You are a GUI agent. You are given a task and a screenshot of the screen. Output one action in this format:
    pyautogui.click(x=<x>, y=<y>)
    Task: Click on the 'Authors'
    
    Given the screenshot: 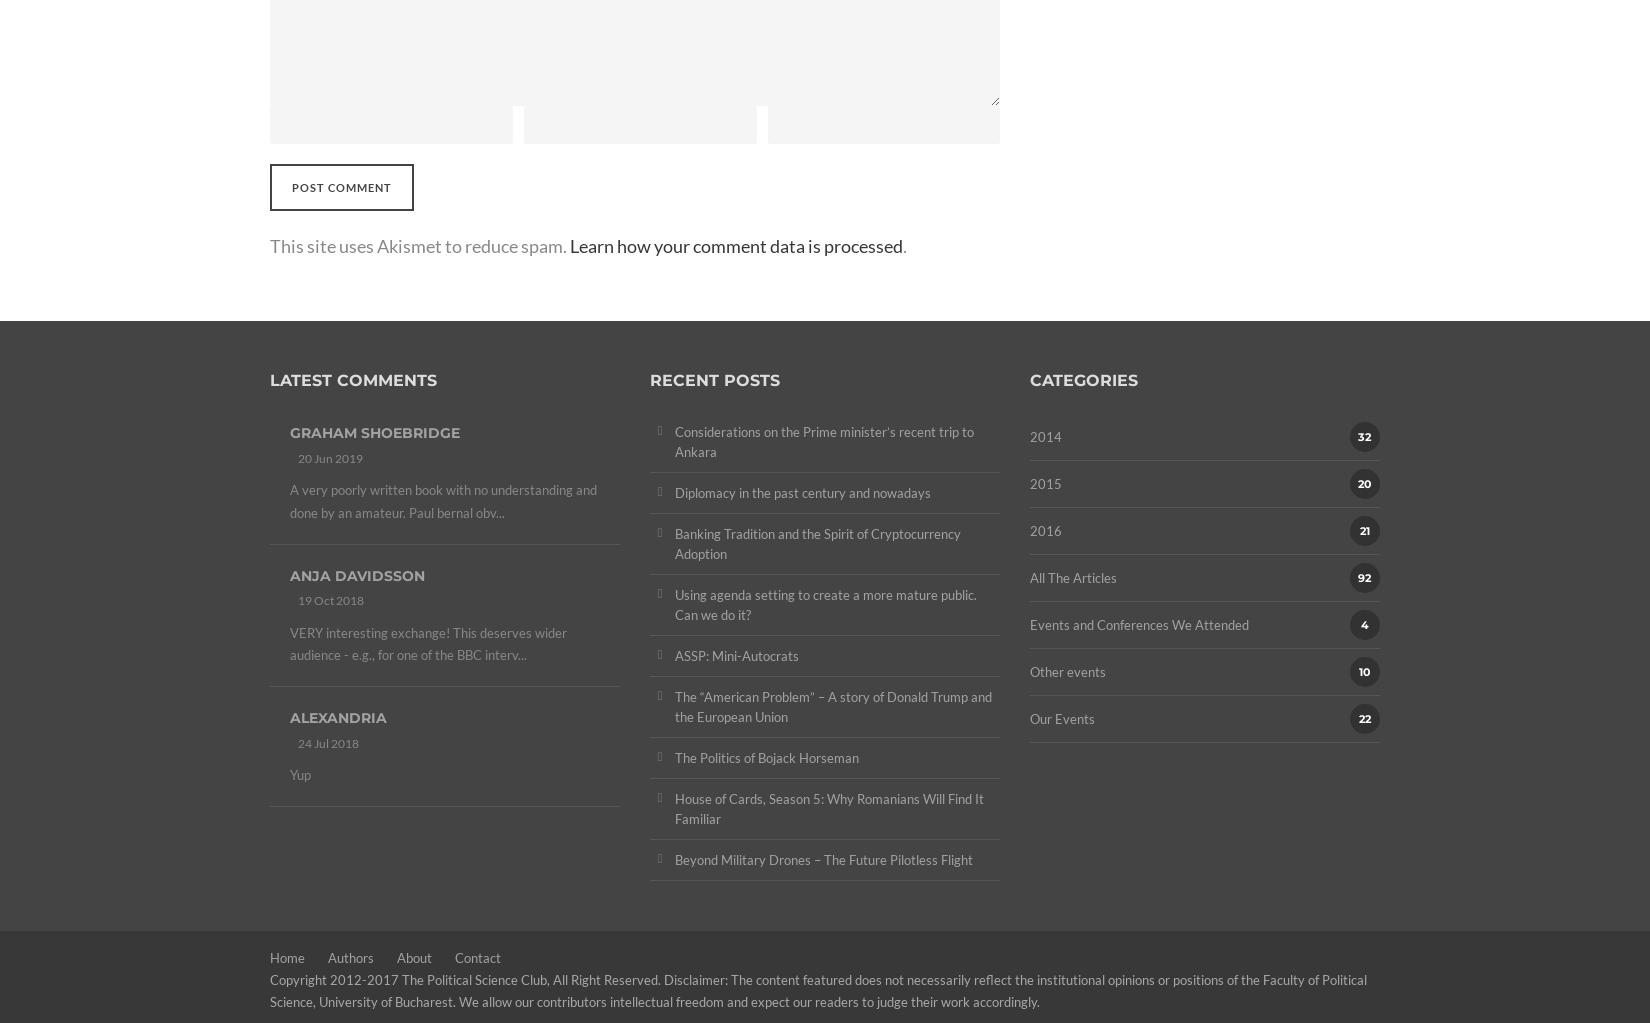 What is the action you would take?
    pyautogui.click(x=350, y=958)
    